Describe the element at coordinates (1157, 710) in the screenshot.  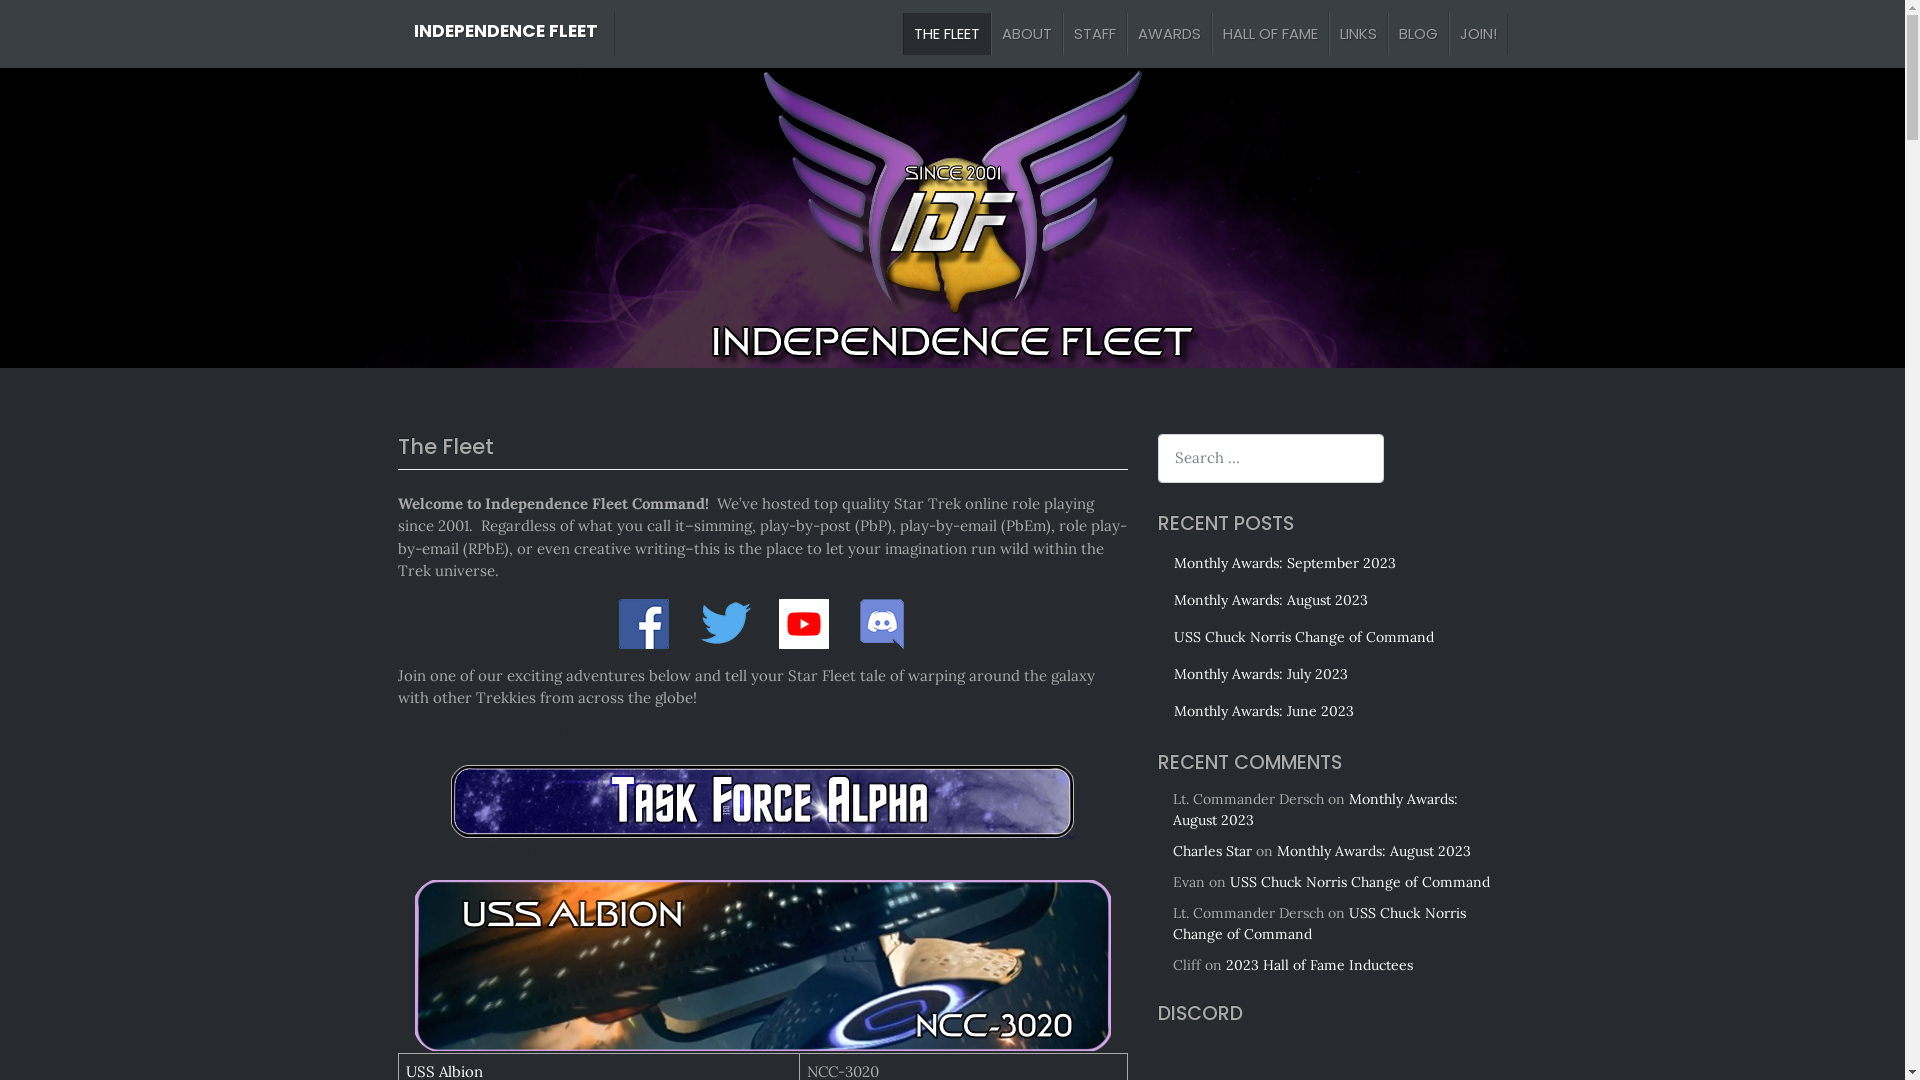
I see `'Monthly Awards: June 2023'` at that location.